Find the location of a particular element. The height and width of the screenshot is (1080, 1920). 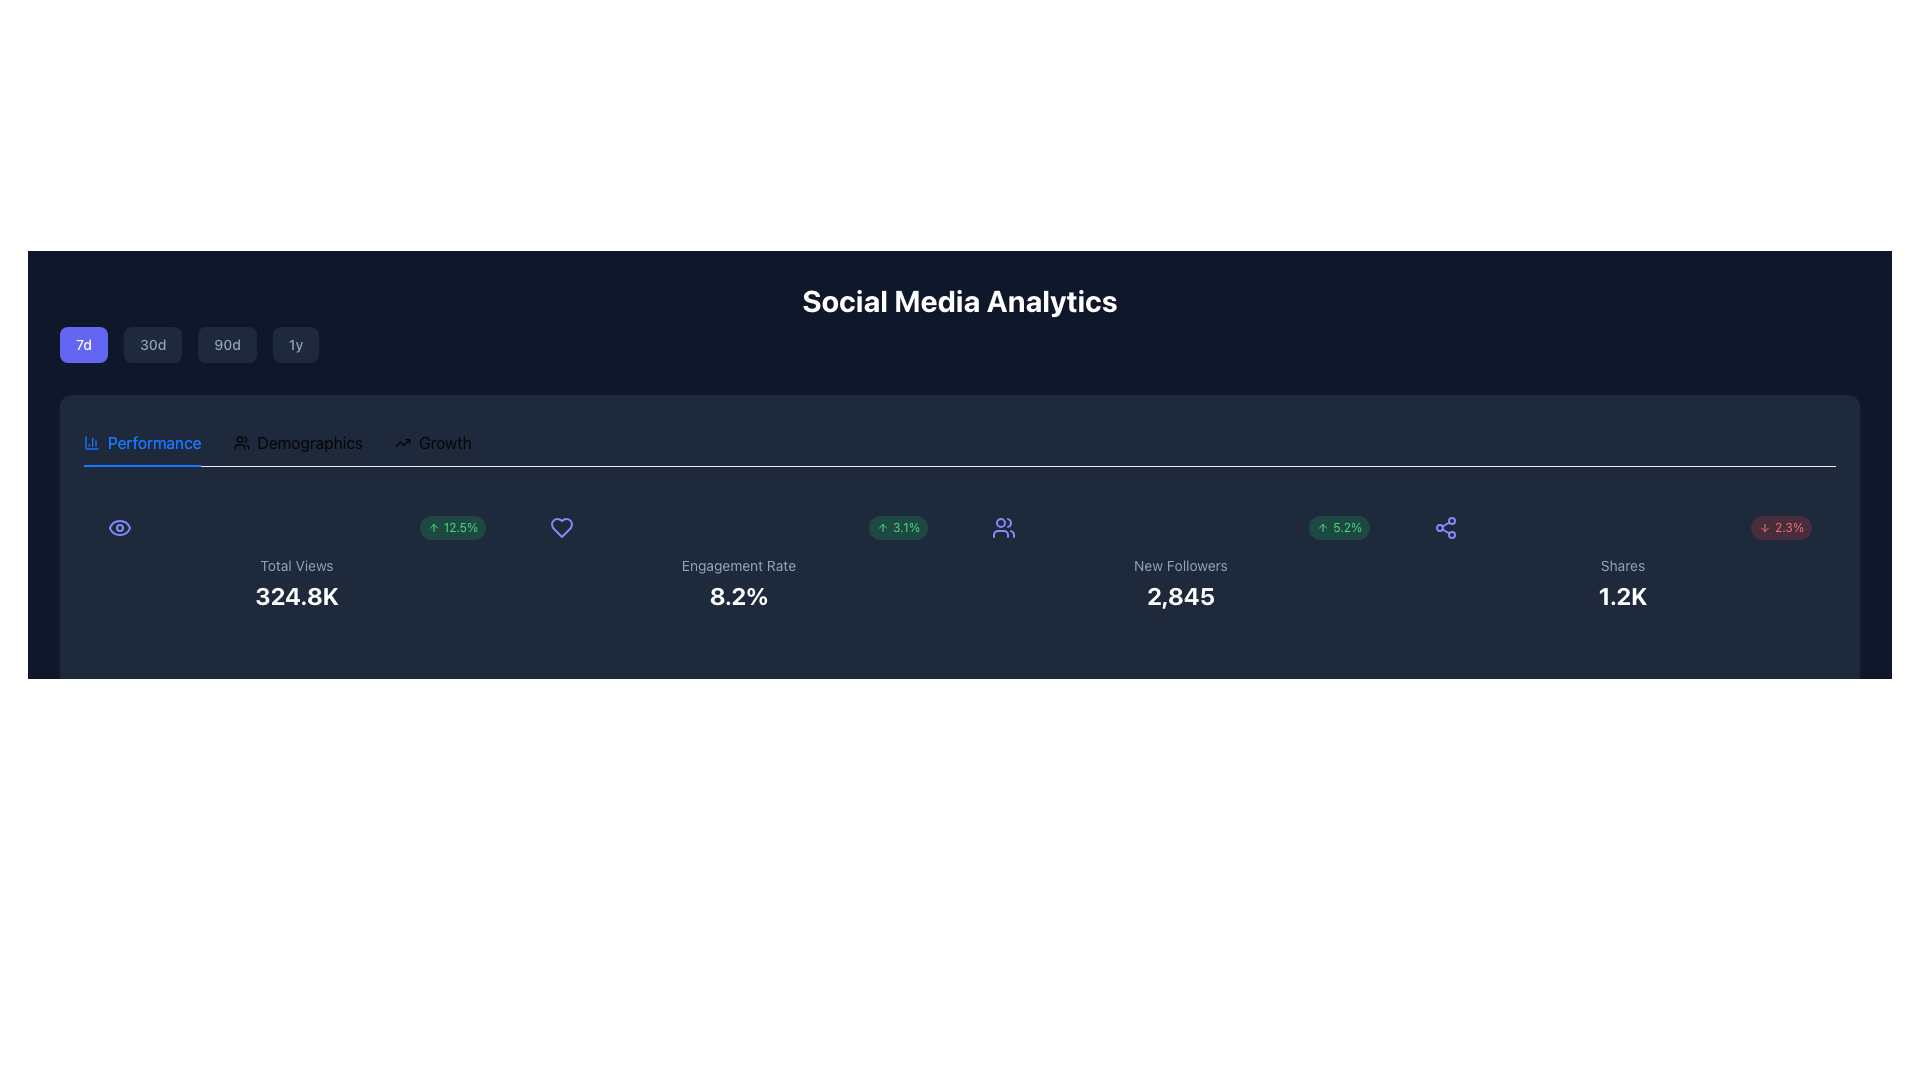

the Tab indicator bar that signifies the currently selected tab under the 'Performance' label in the multi-tab navigation system is located at coordinates (141, 466).